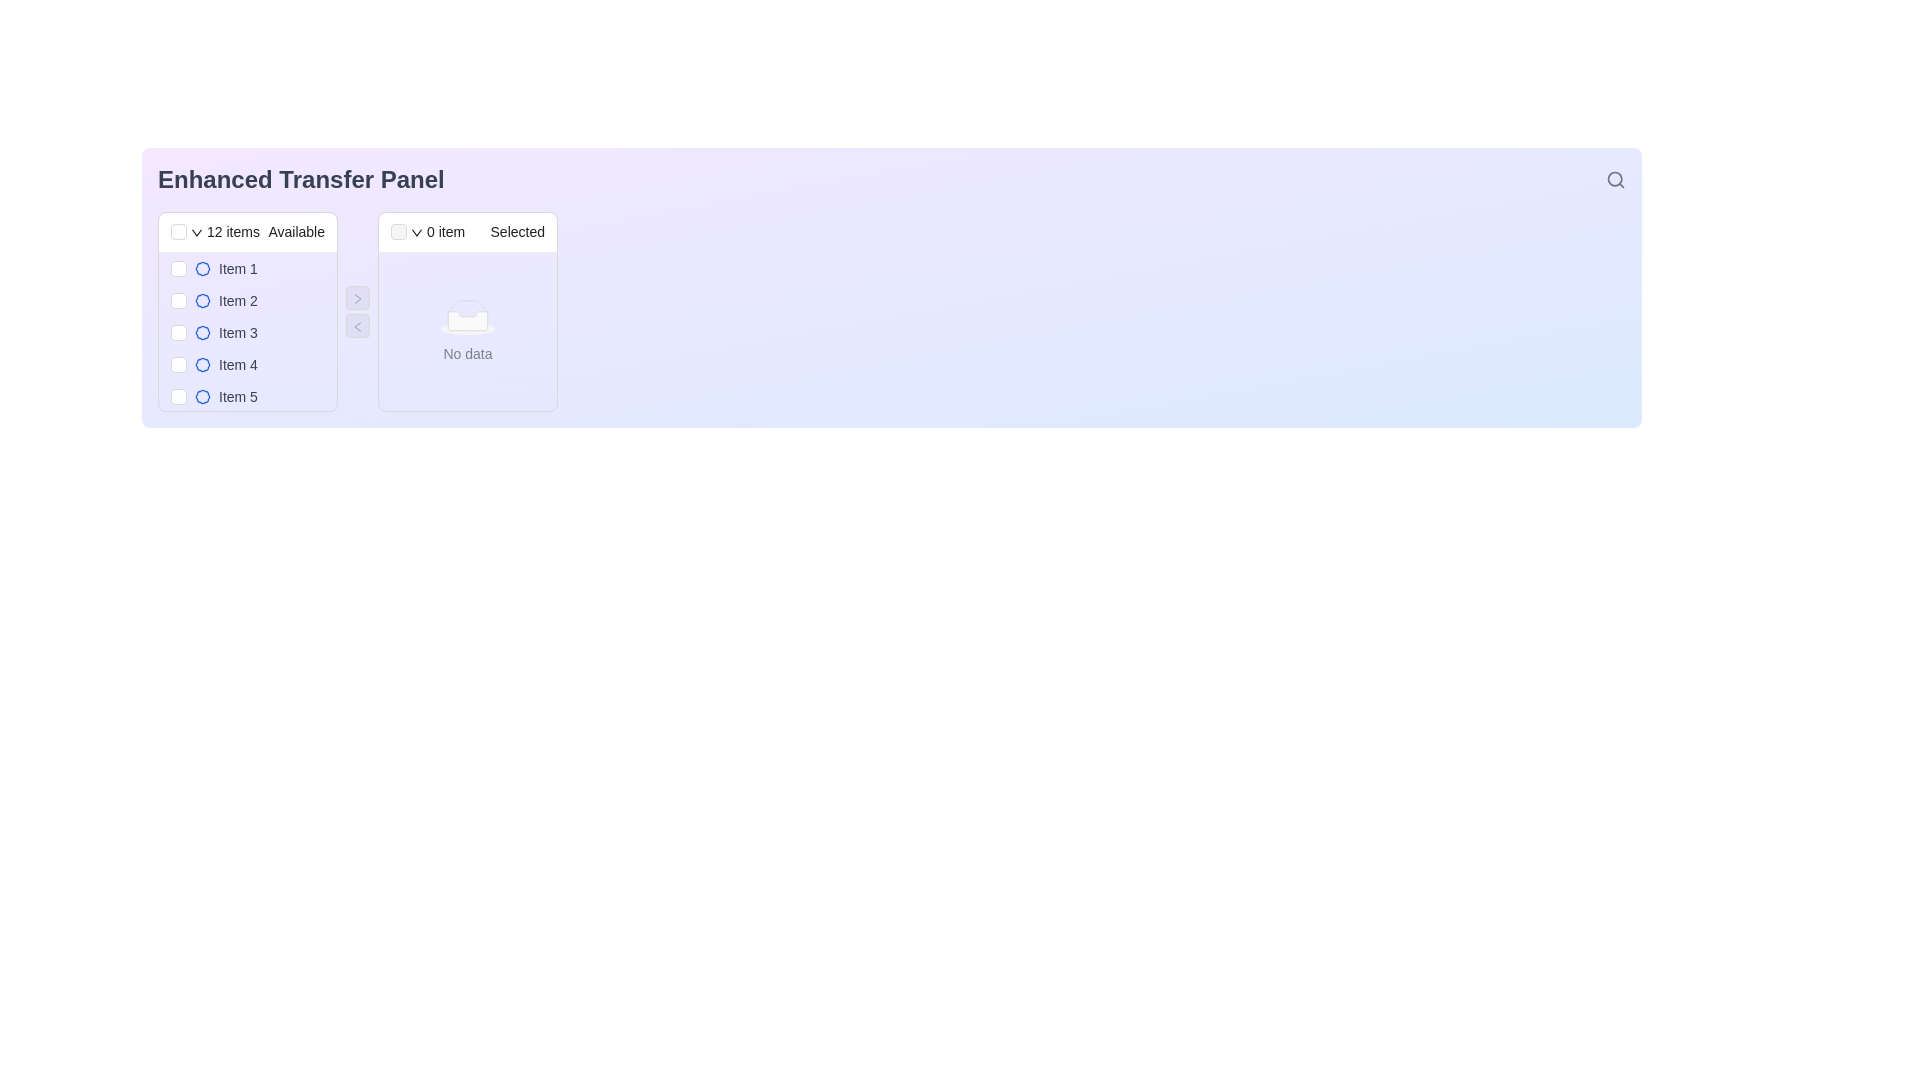  I want to click on the button located between the 'Available Items' panel and the 'Selected Items' panel, so click(358, 325).